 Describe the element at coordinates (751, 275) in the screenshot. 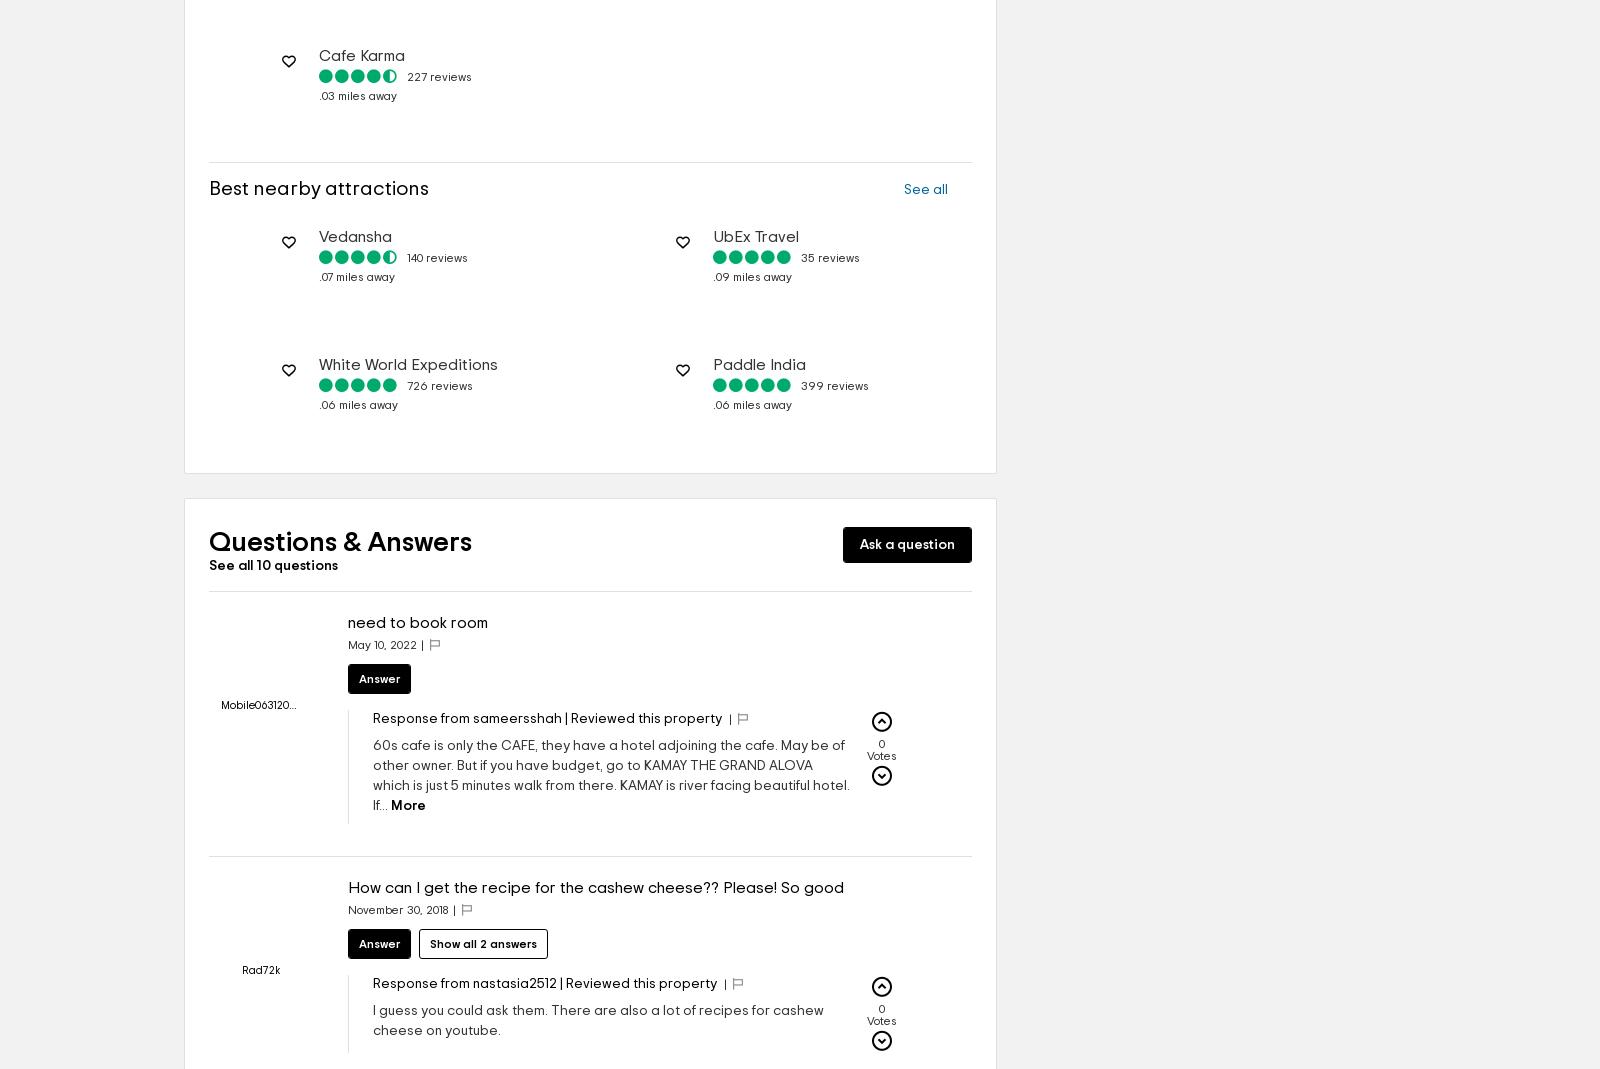

I see `'.09 miles away'` at that location.